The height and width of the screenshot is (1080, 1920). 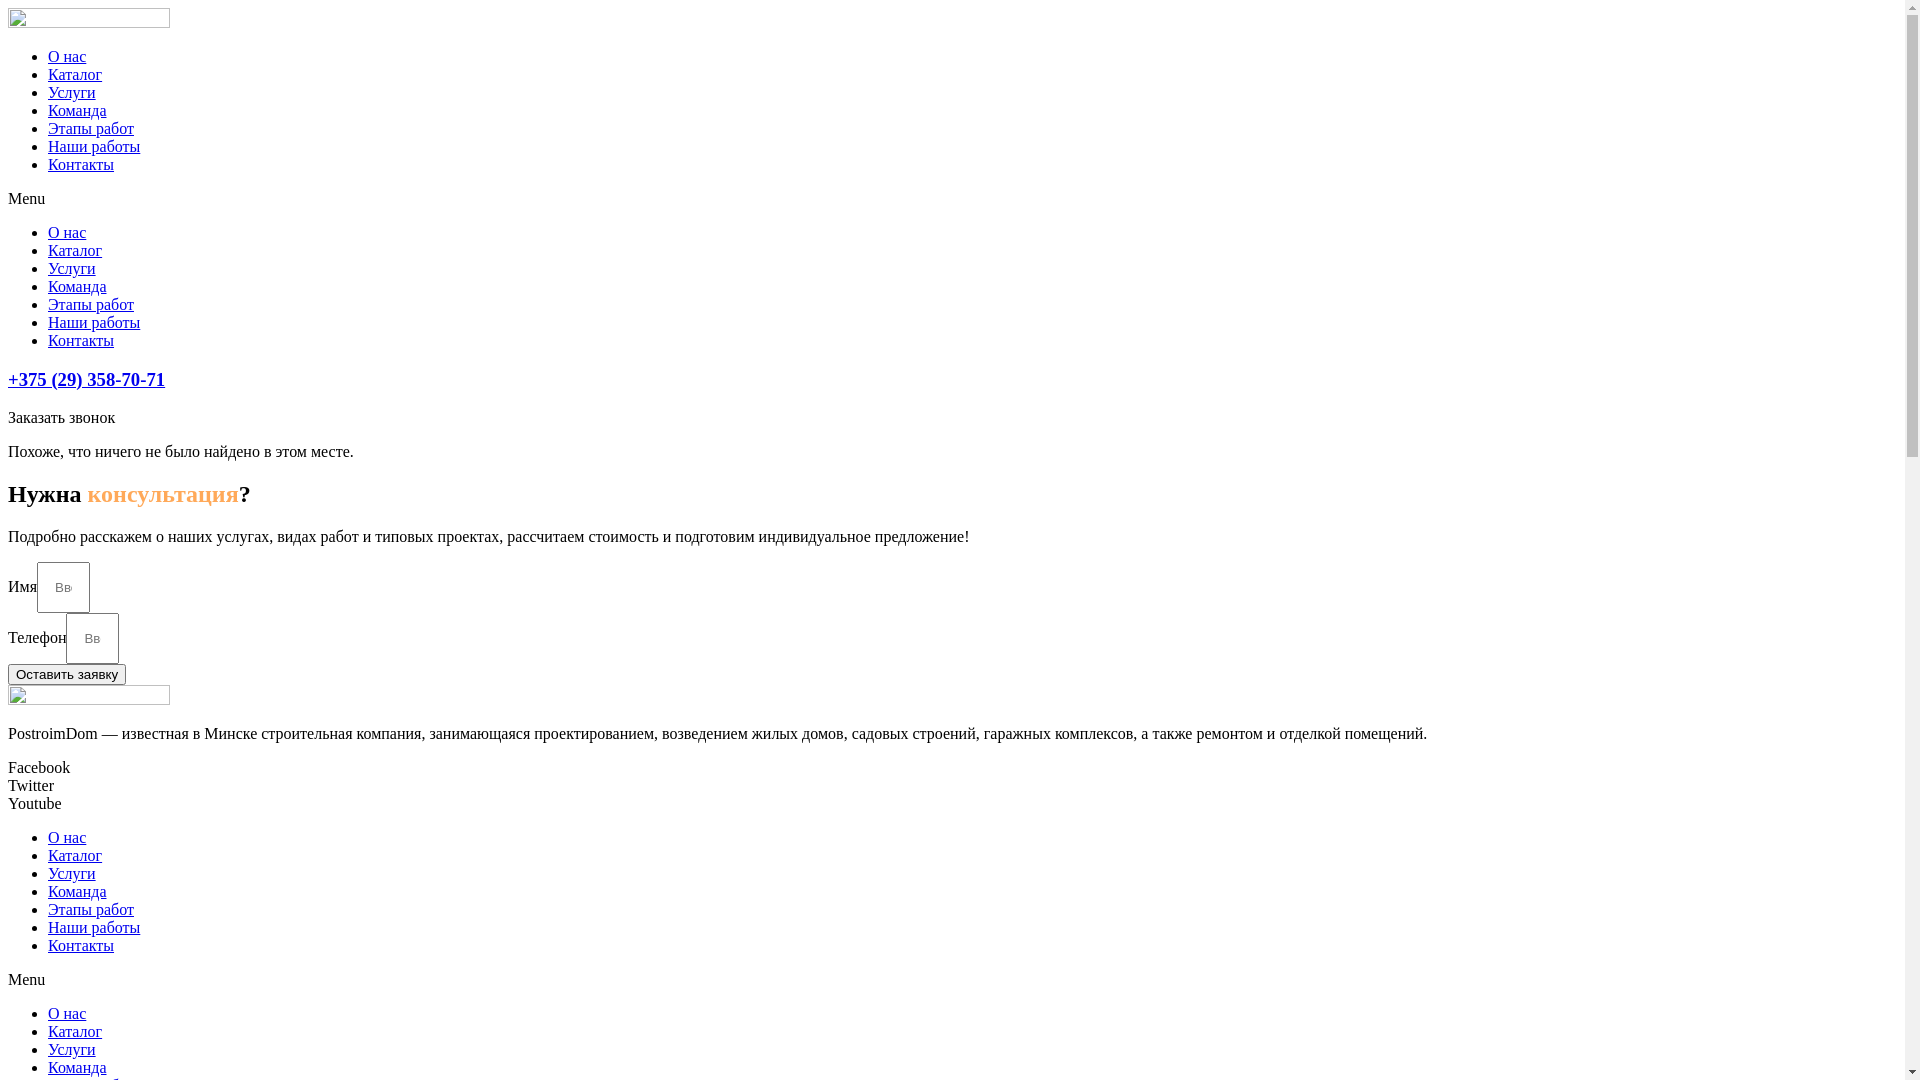 I want to click on '+375 (29) 358-70-71', so click(x=85, y=379).